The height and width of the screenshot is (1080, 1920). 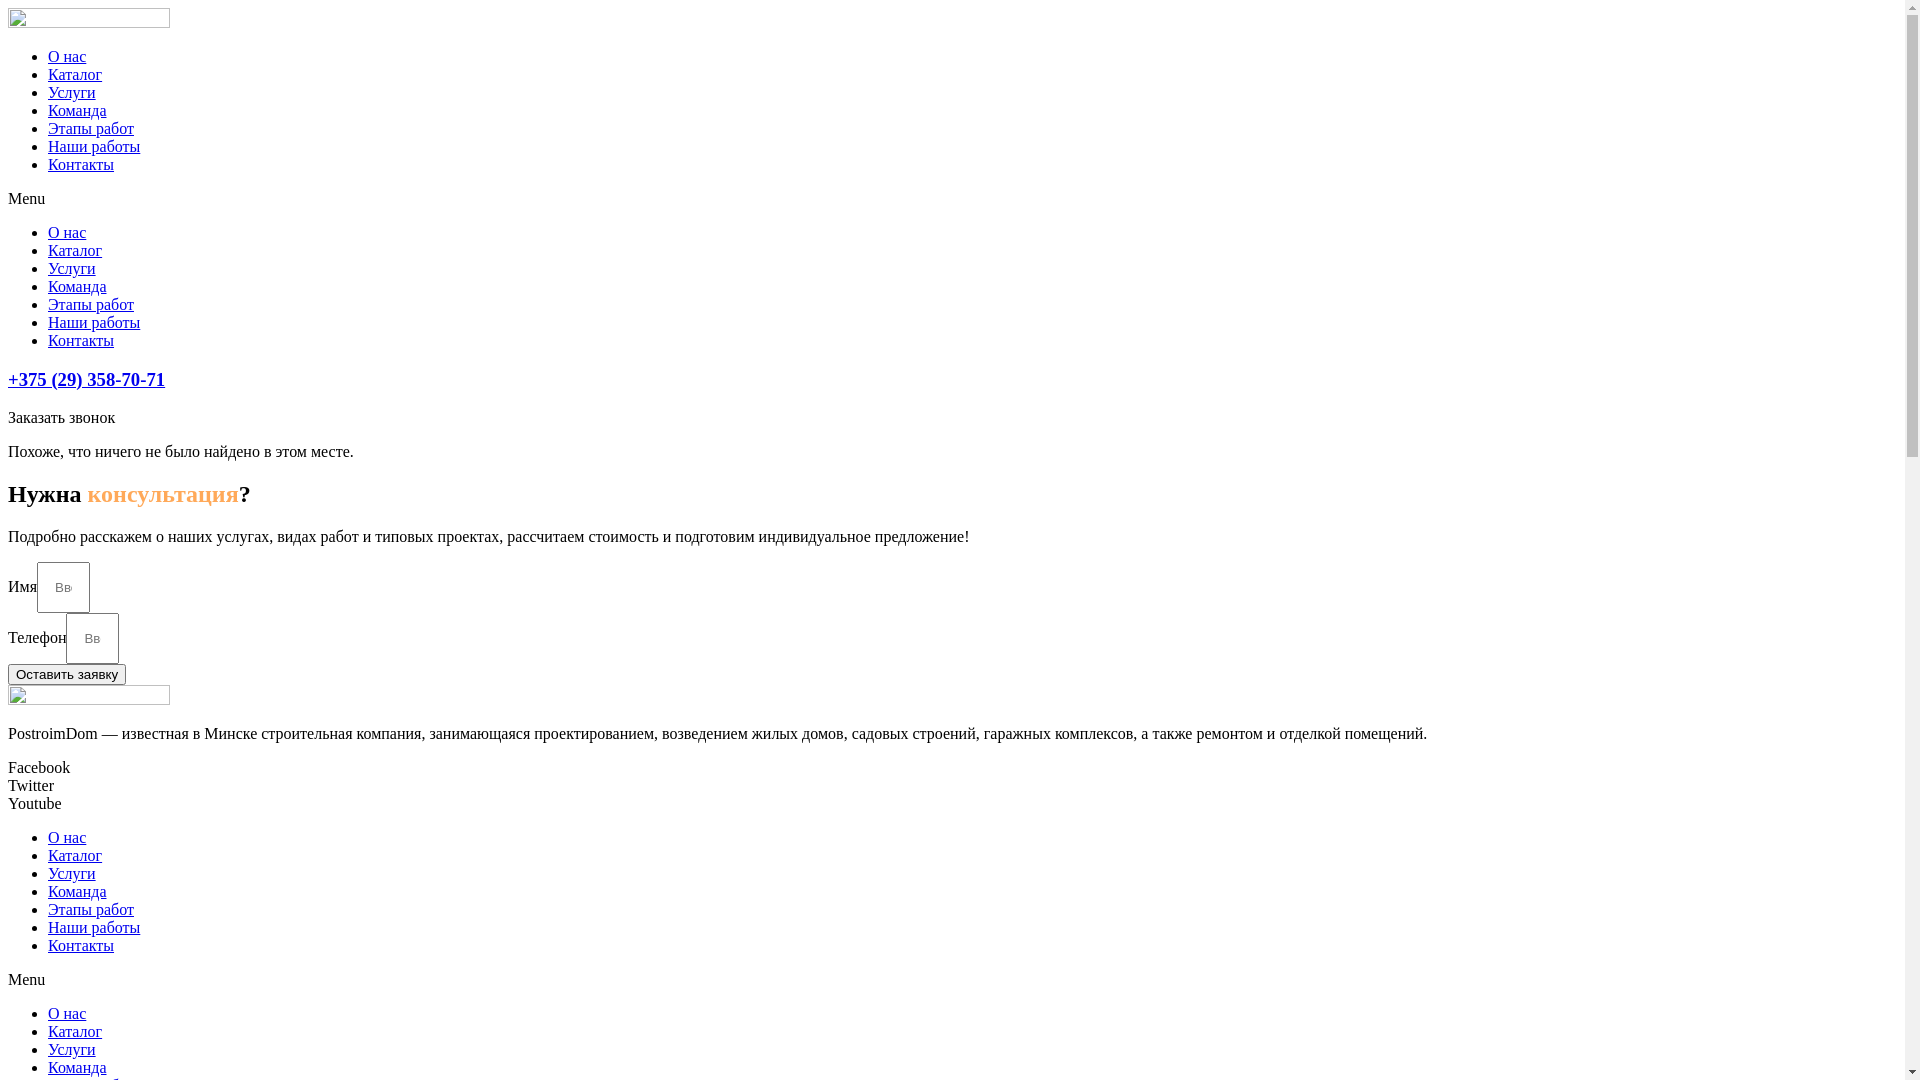 I want to click on '+375 (29) 358-70-71', so click(x=85, y=379).